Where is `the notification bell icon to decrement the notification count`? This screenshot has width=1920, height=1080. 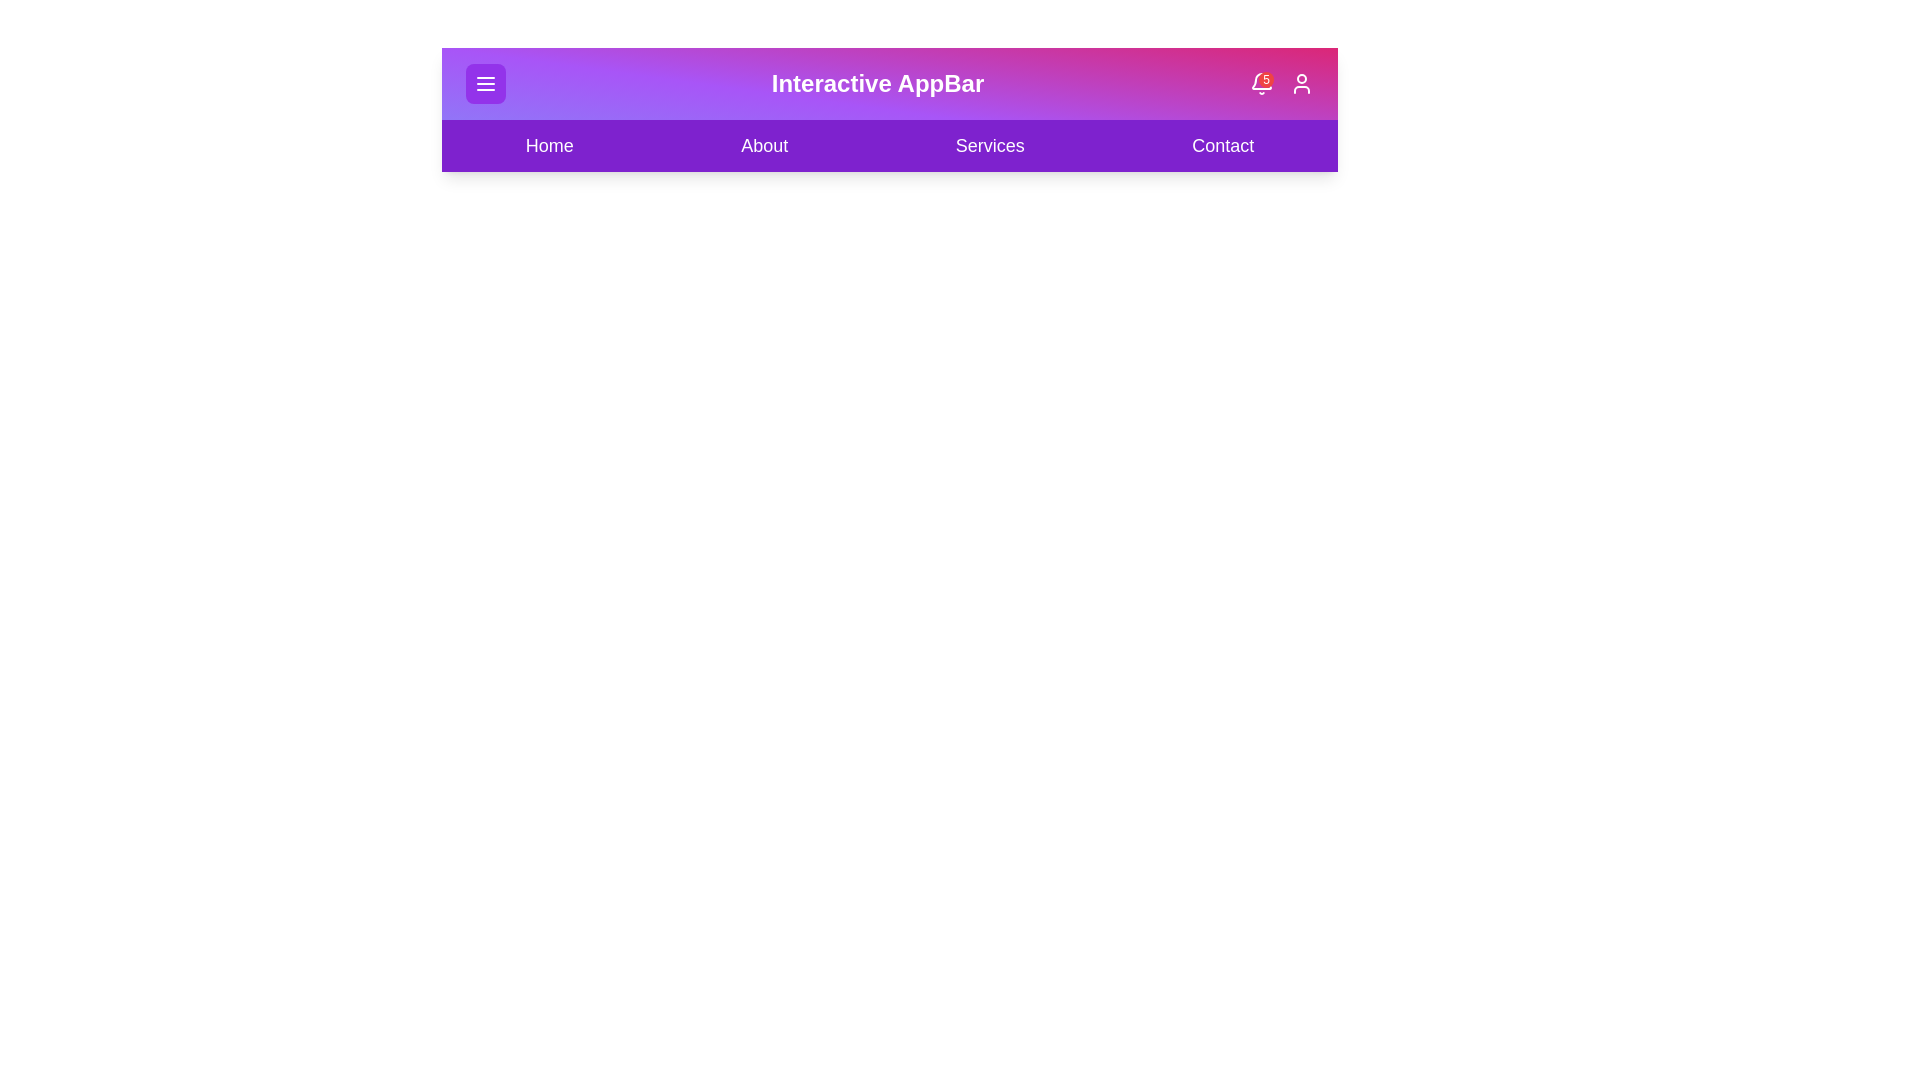
the notification bell icon to decrement the notification count is located at coordinates (1260, 83).